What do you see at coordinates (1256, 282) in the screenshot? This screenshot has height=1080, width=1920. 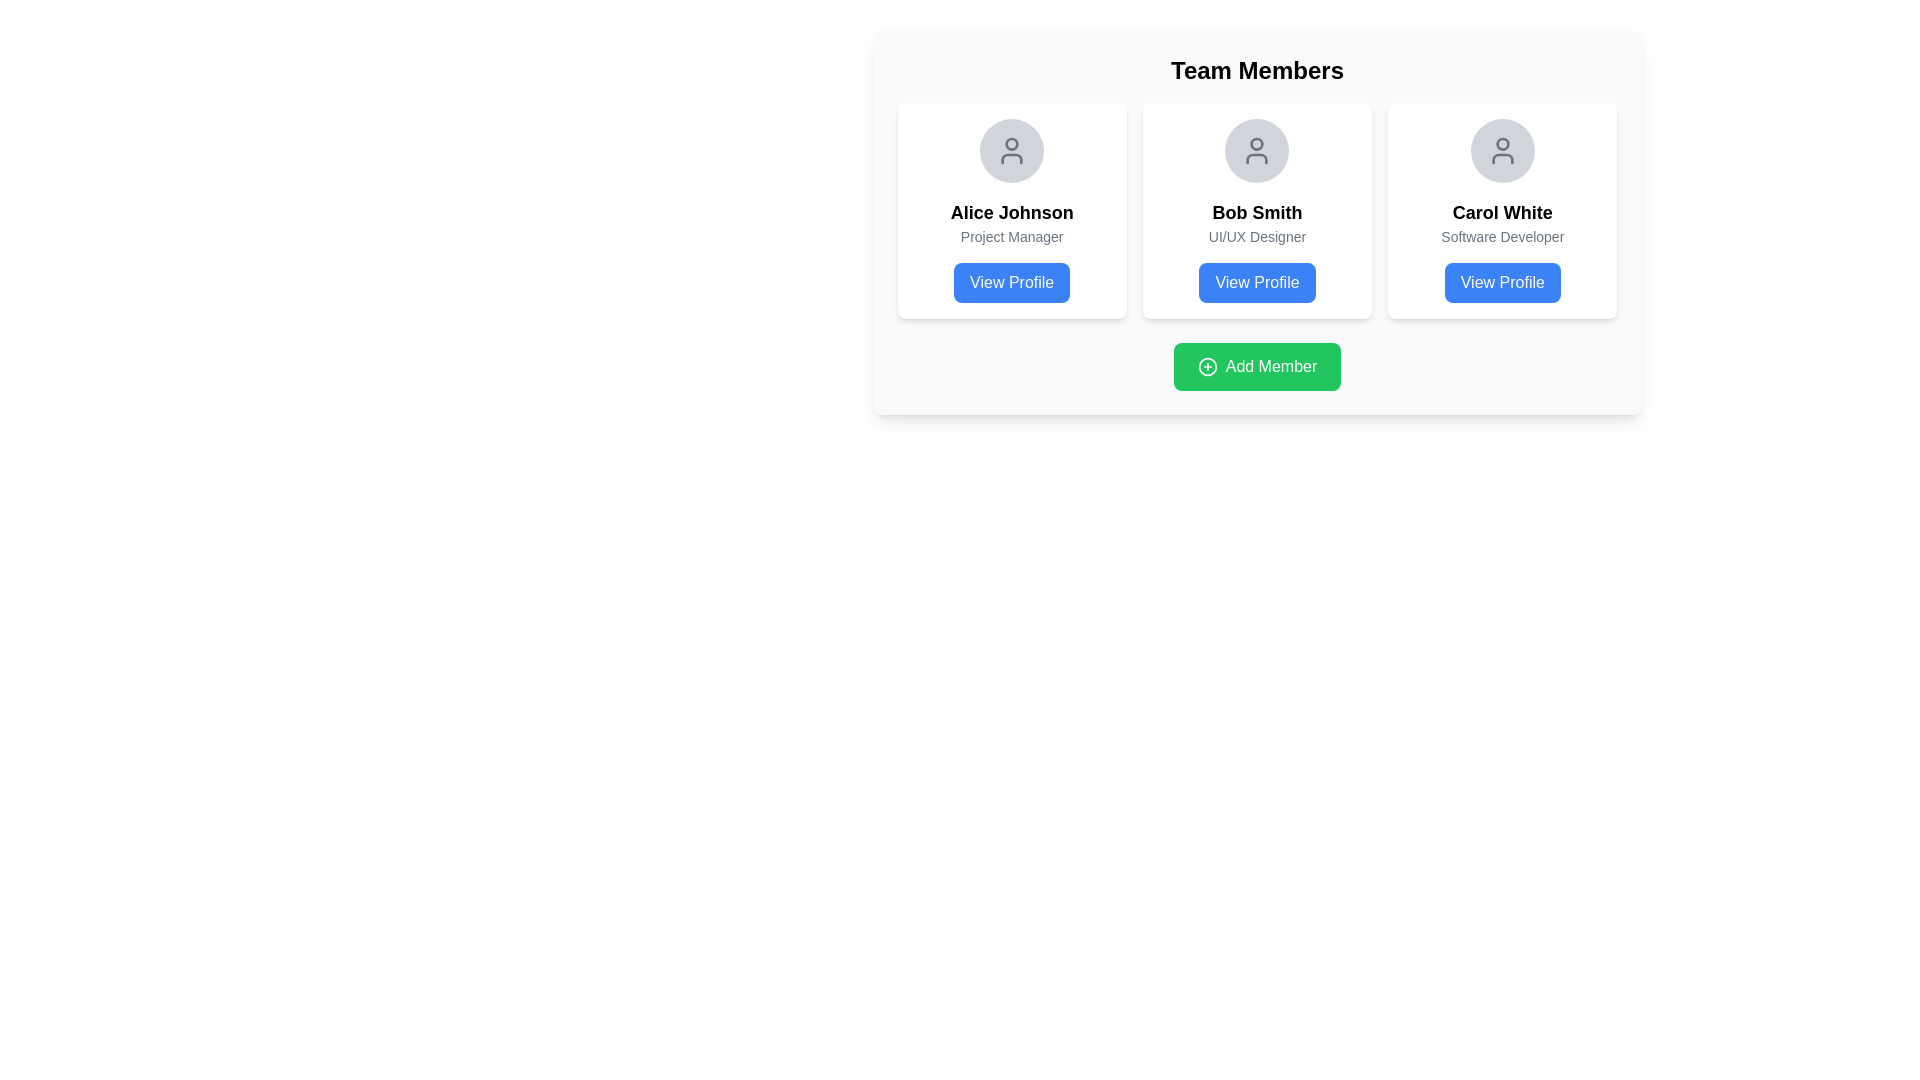 I see `the 'View Profile' button with a blue background and white text, located at the bottom of the second card, beneath 'UI/UX Designer' and 'Bob Smith'` at bounding box center [1256, 282].